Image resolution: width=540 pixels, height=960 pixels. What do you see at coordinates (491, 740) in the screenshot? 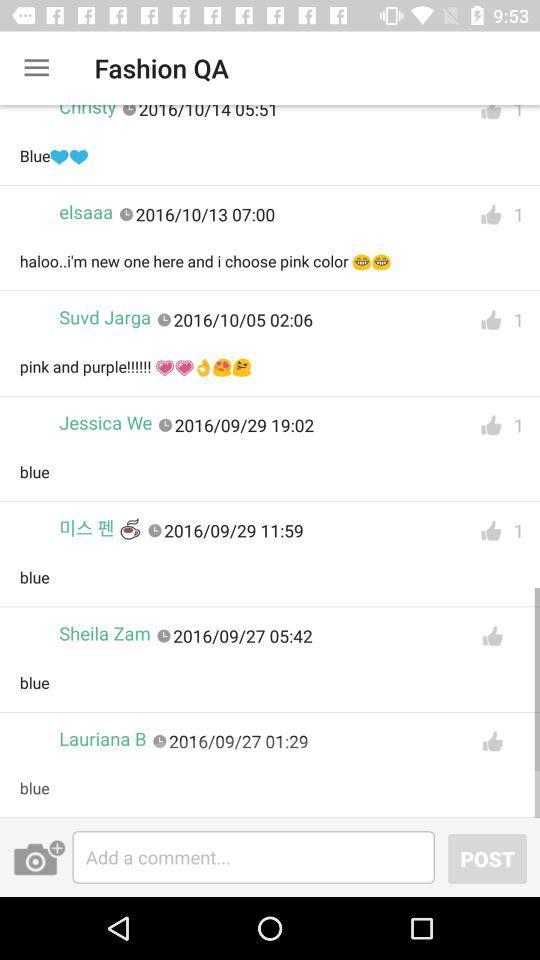
I see `like comment` at bounding box center [491, 740].